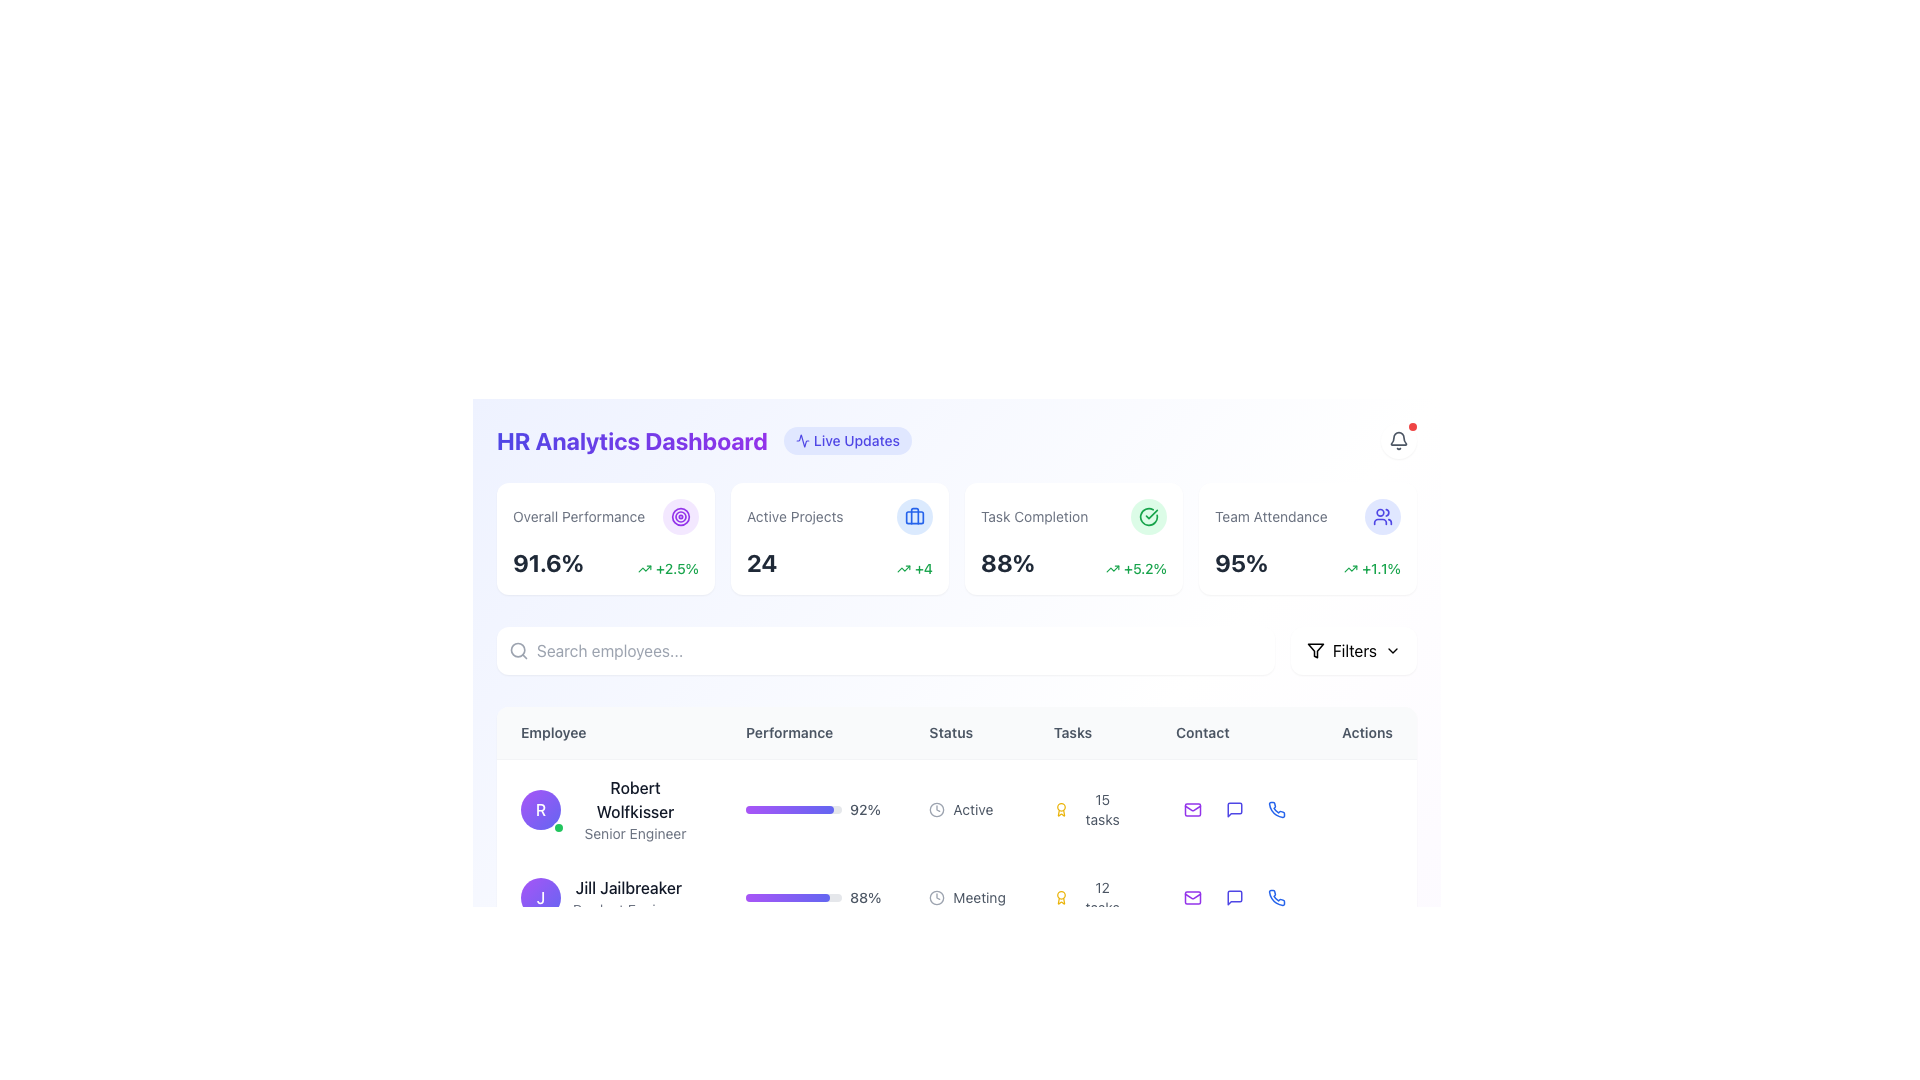 The image size is (1920, 1080). I want to click on the small golden-yellow award icon, which is positioned to the left of the '12 tasks' label in the 'Tasks' column, so click(1060, 897).